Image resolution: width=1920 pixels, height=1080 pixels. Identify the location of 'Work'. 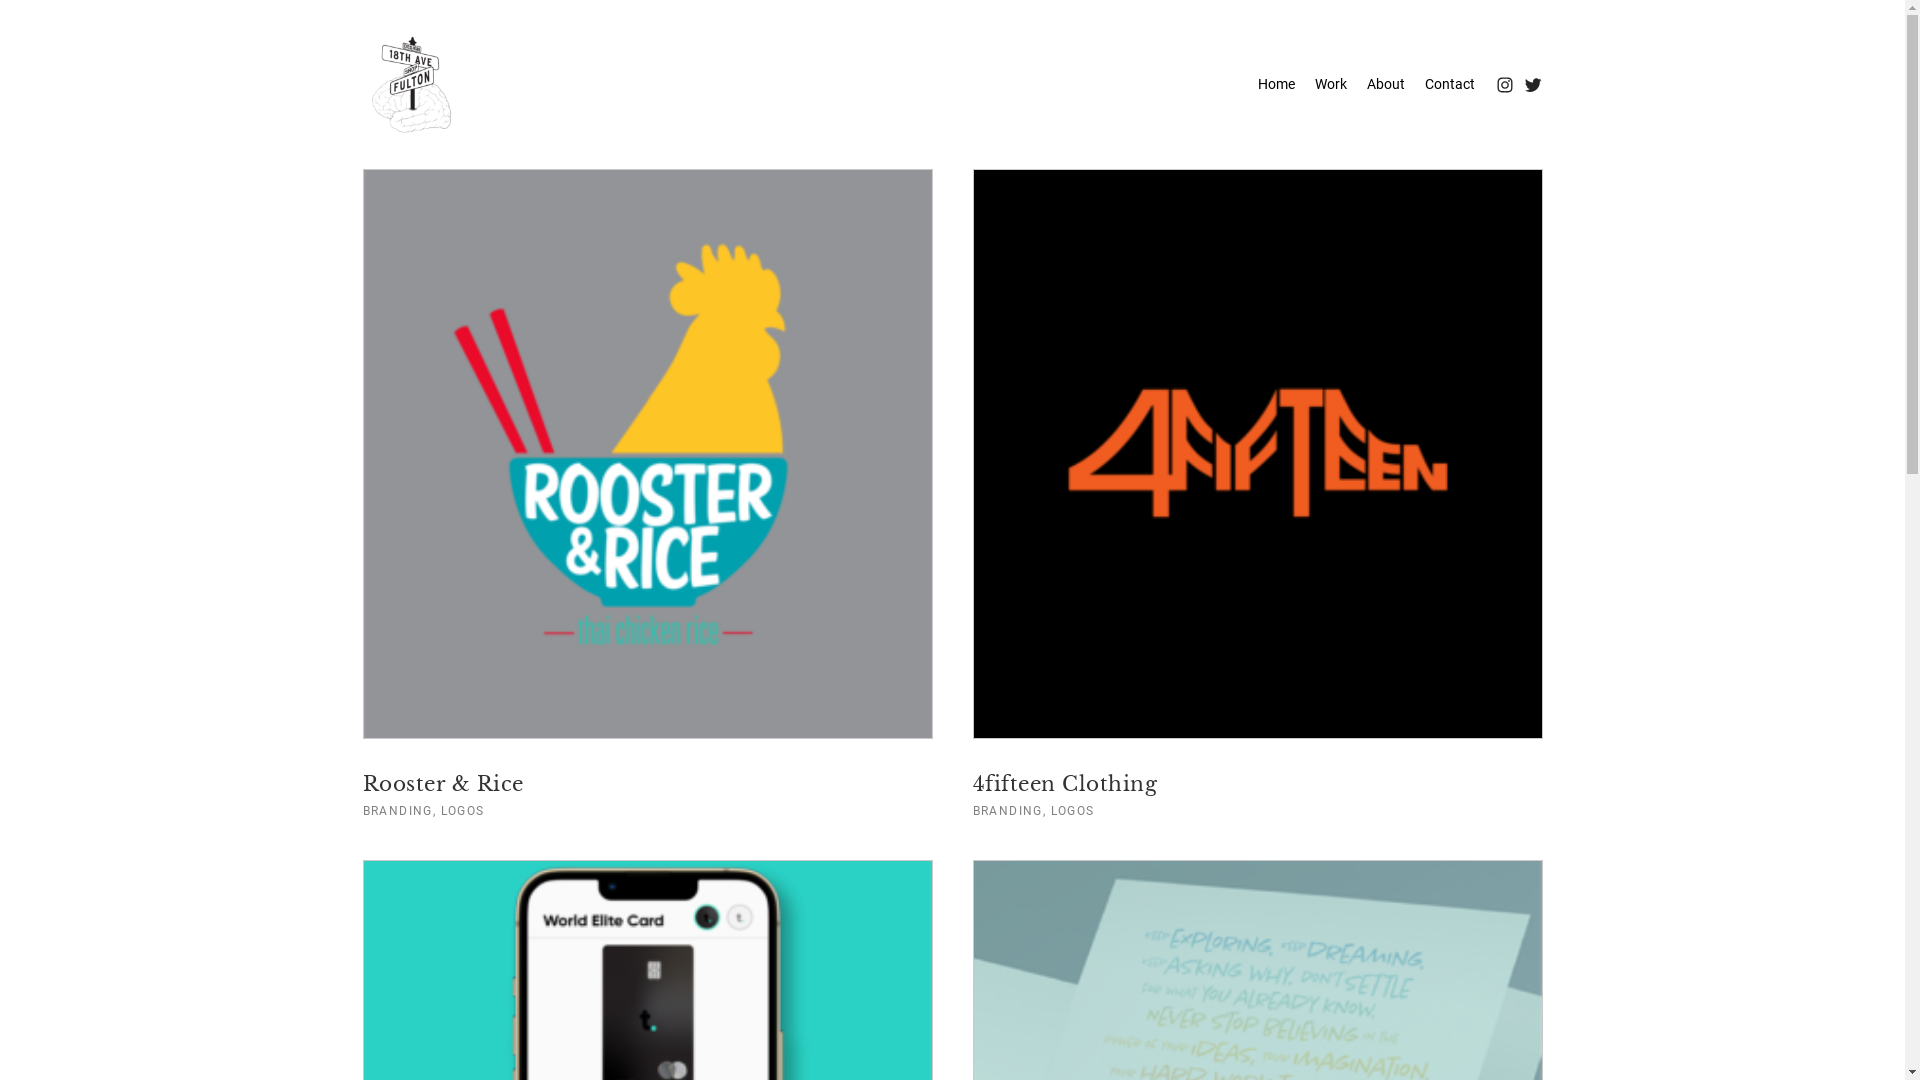
(1329, 83).